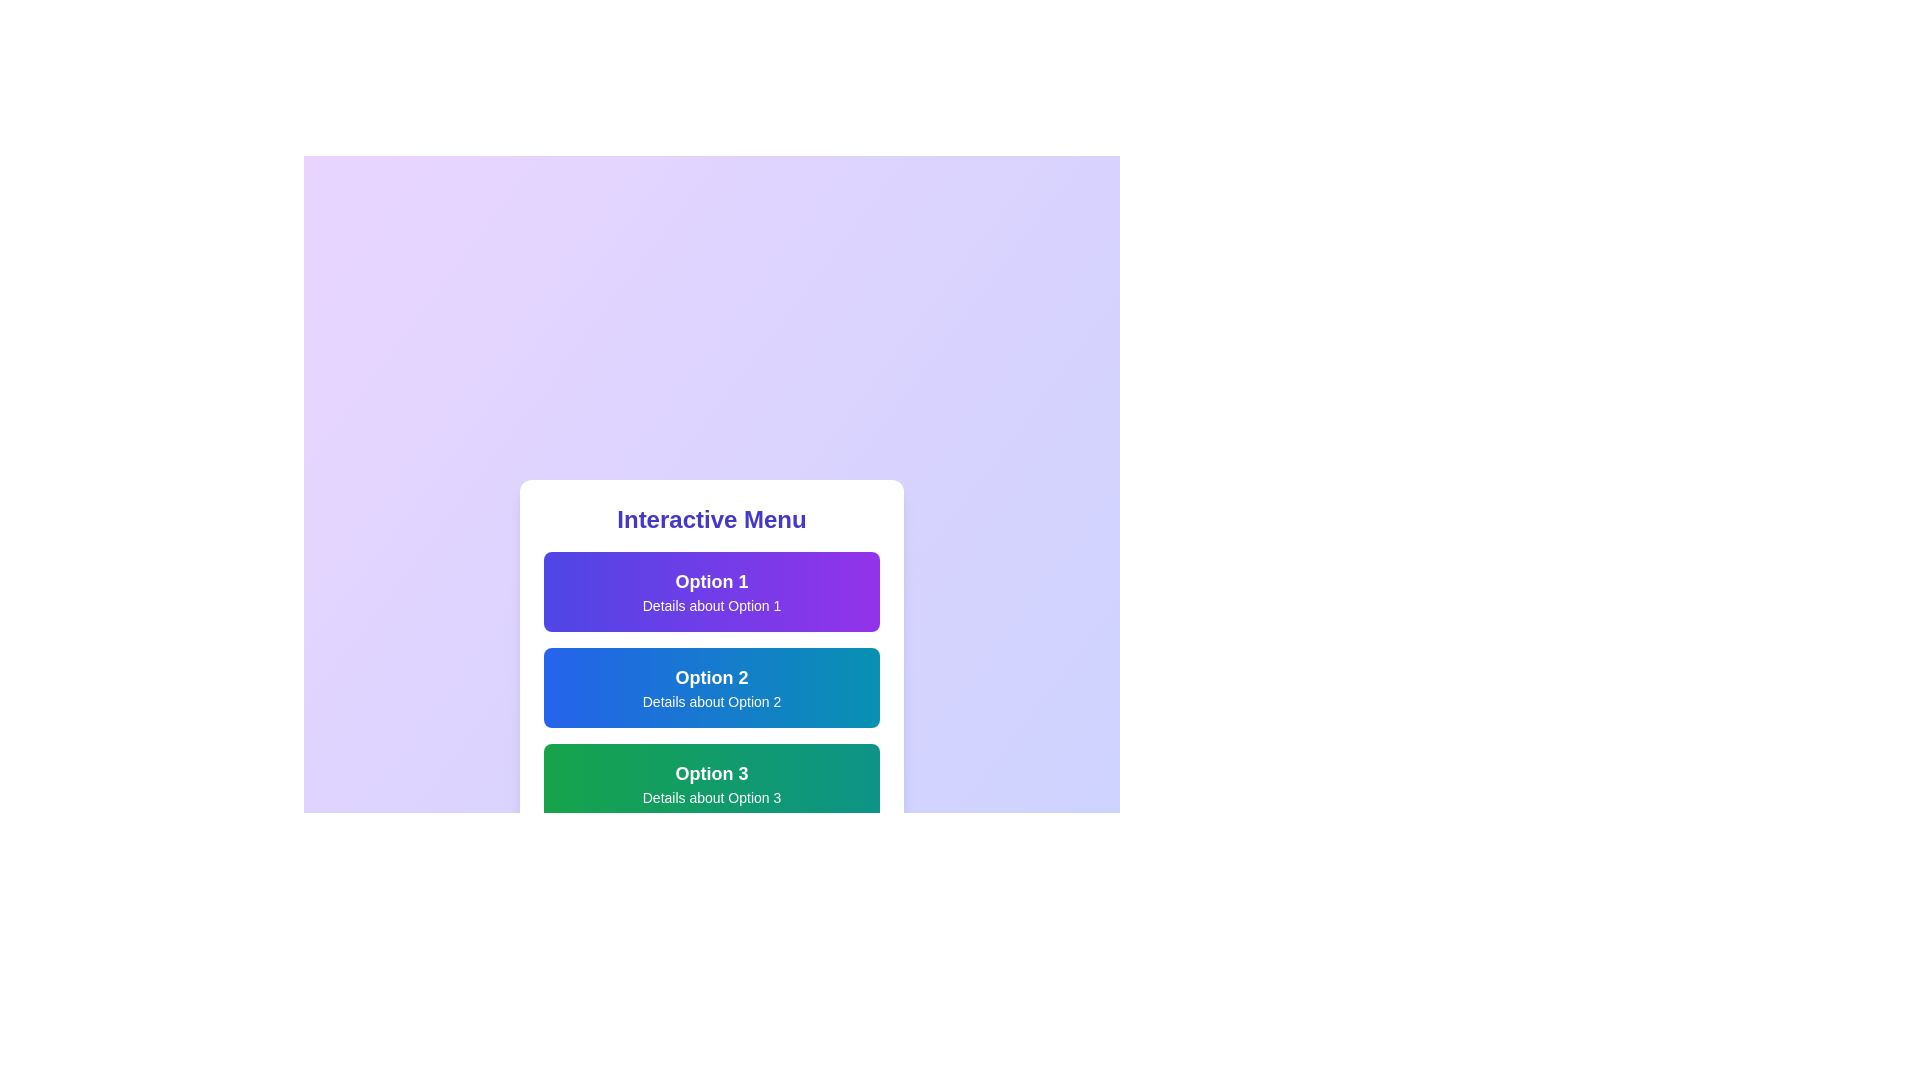  Describe the element at coordinates (711, 782) in the screenshot. I see `the menu option Option 3` at that location.